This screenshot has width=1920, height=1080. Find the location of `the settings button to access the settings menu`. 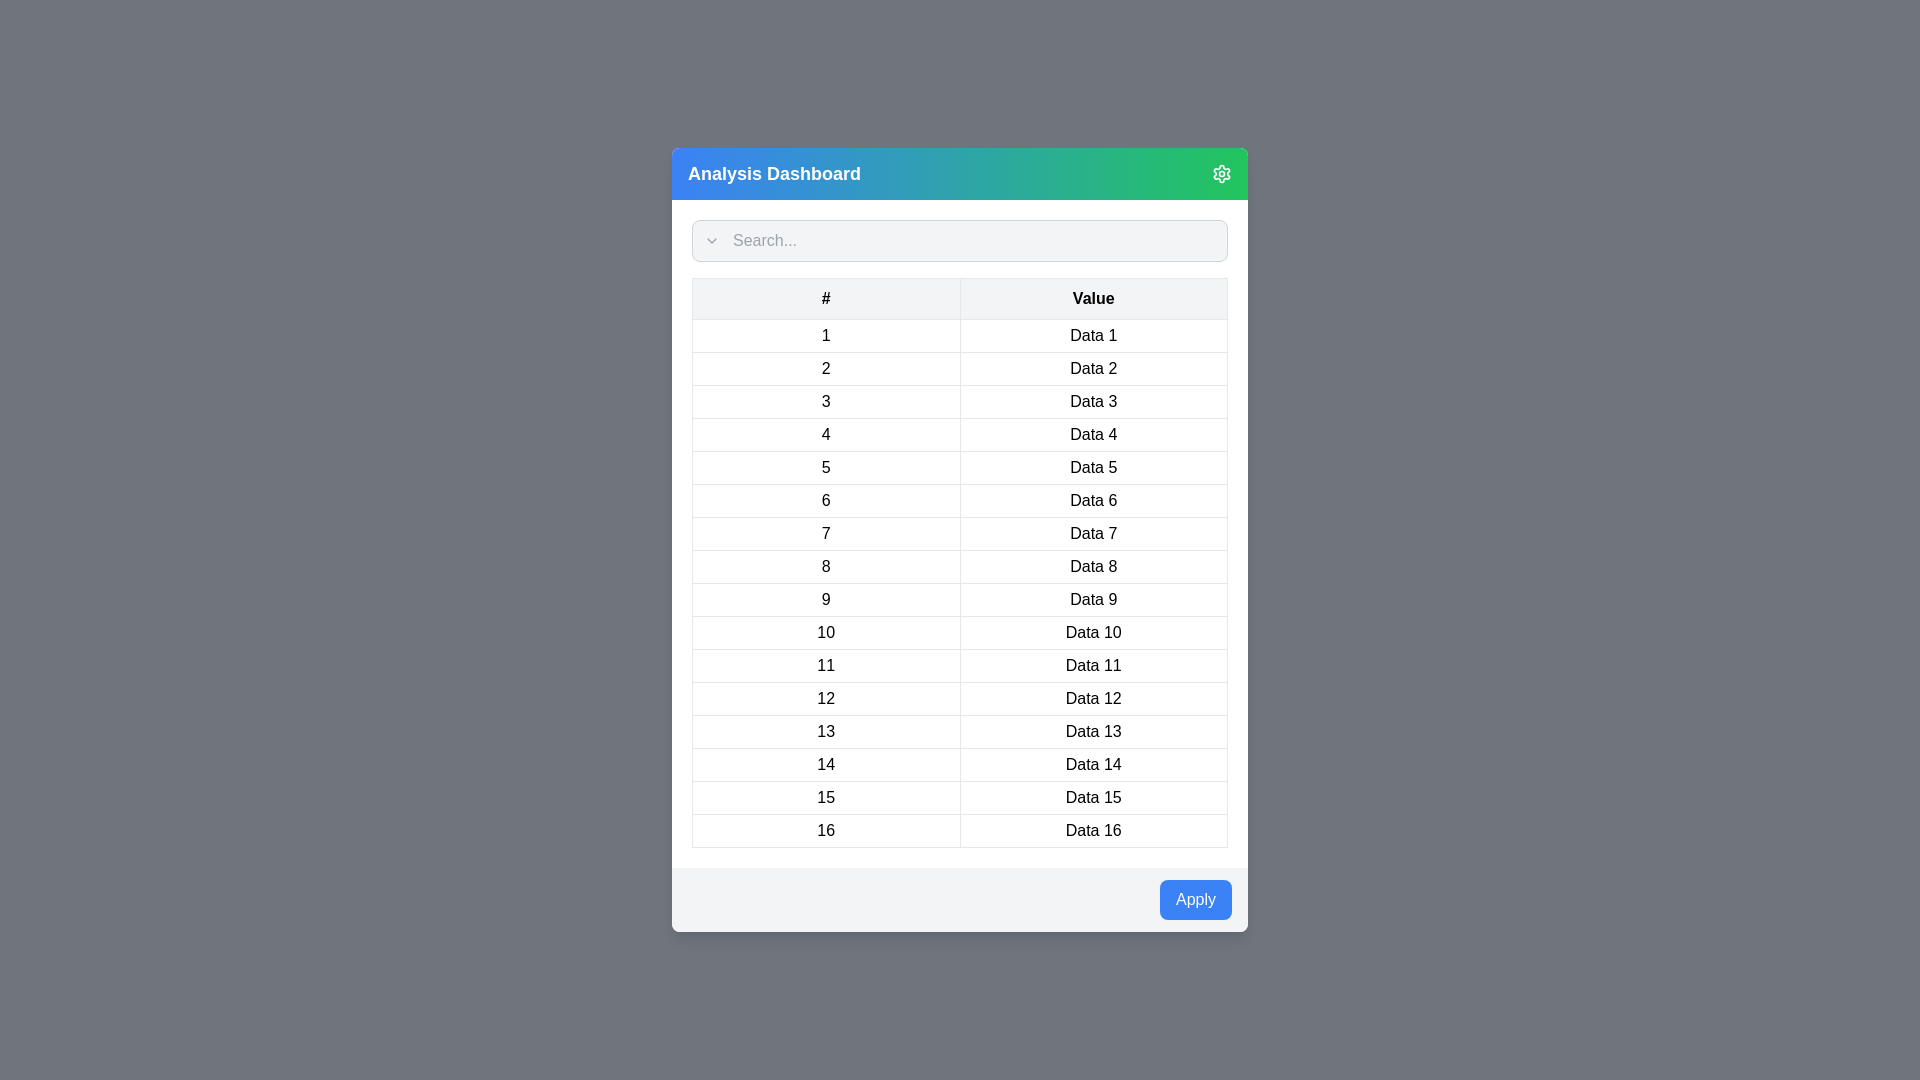

the settings button to access the settings menu is located at coordinates (1221, 172).